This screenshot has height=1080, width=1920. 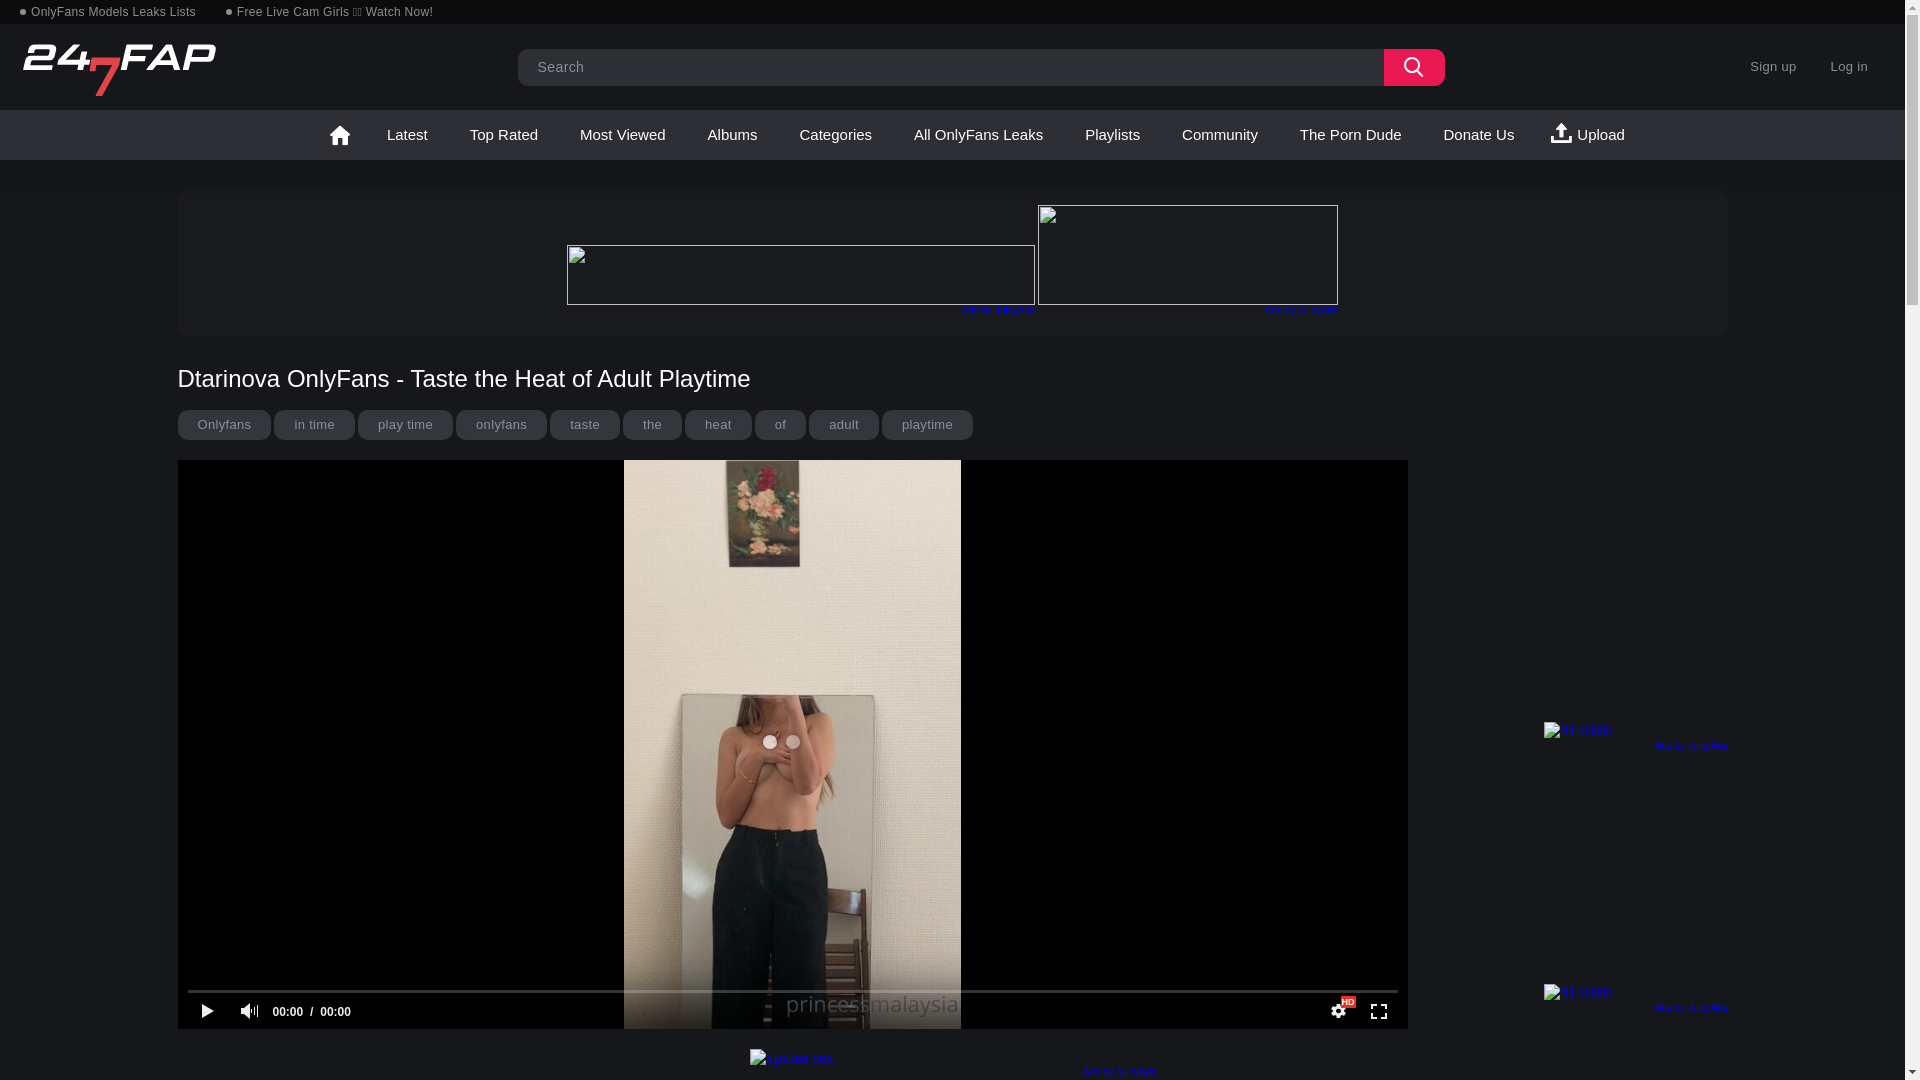 What do you see at coordinates (1350, 135) in the screenshot?
I see `'The Porn Dude'` at bounding box center [1350, 135].